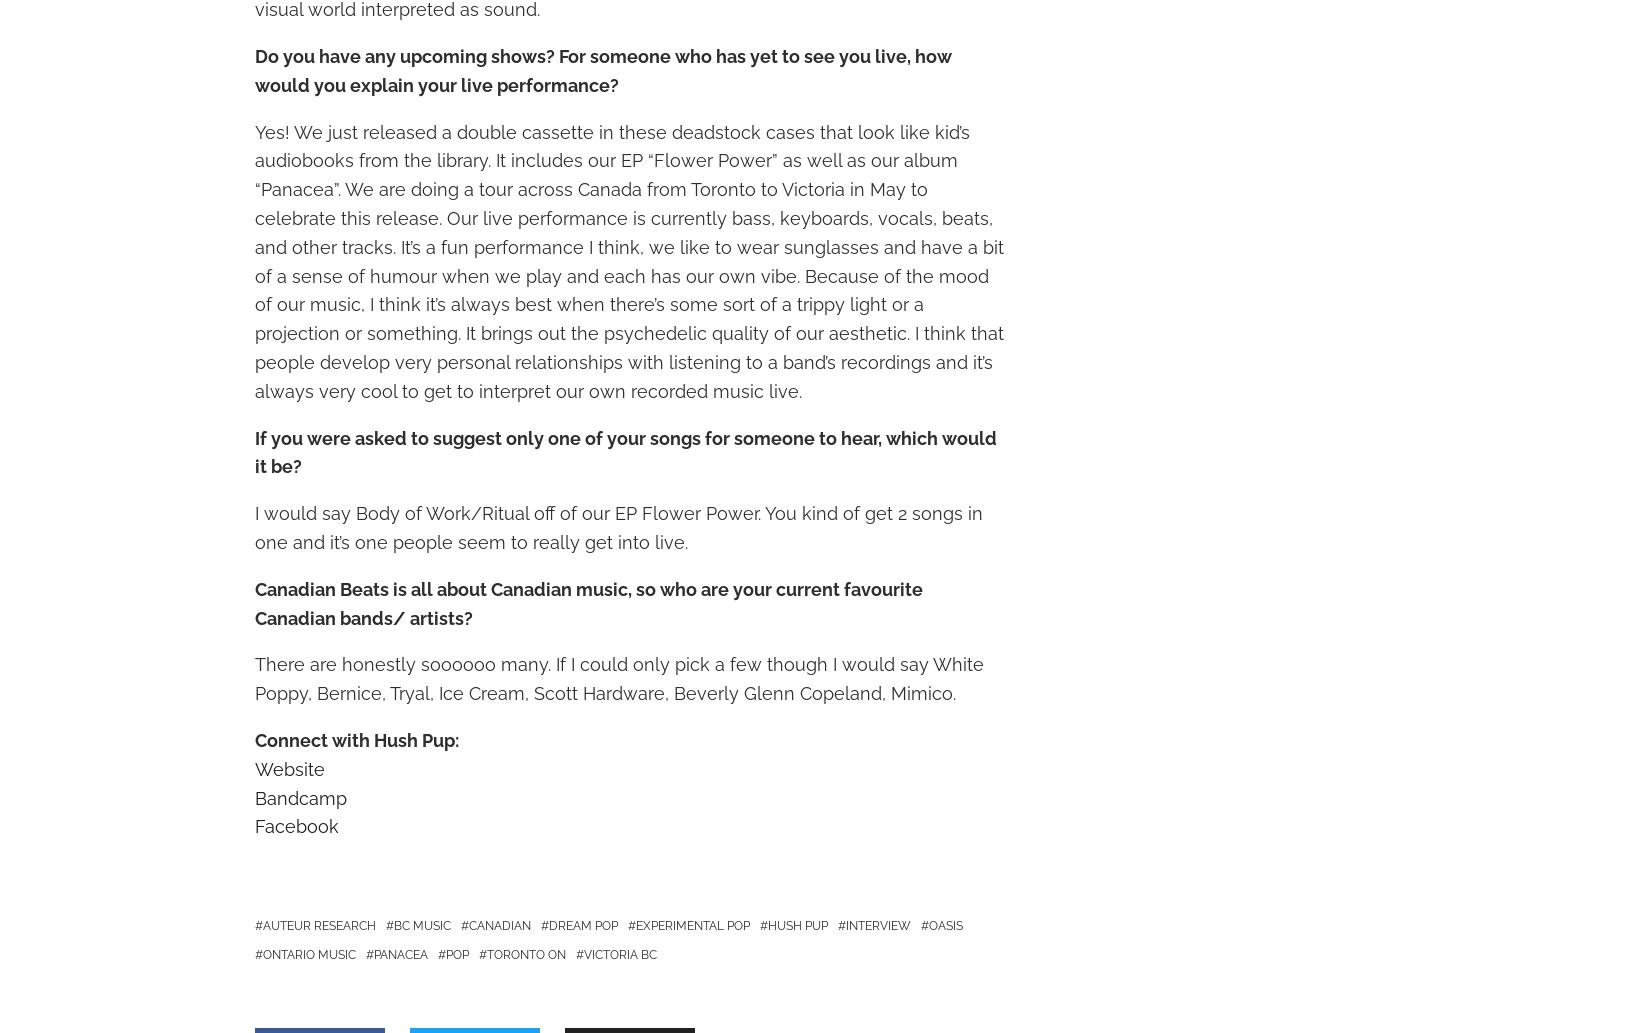 The height and width of the screenshot is (1033, 1650). I want to click on 'Hush Pup', so click(796, 924).